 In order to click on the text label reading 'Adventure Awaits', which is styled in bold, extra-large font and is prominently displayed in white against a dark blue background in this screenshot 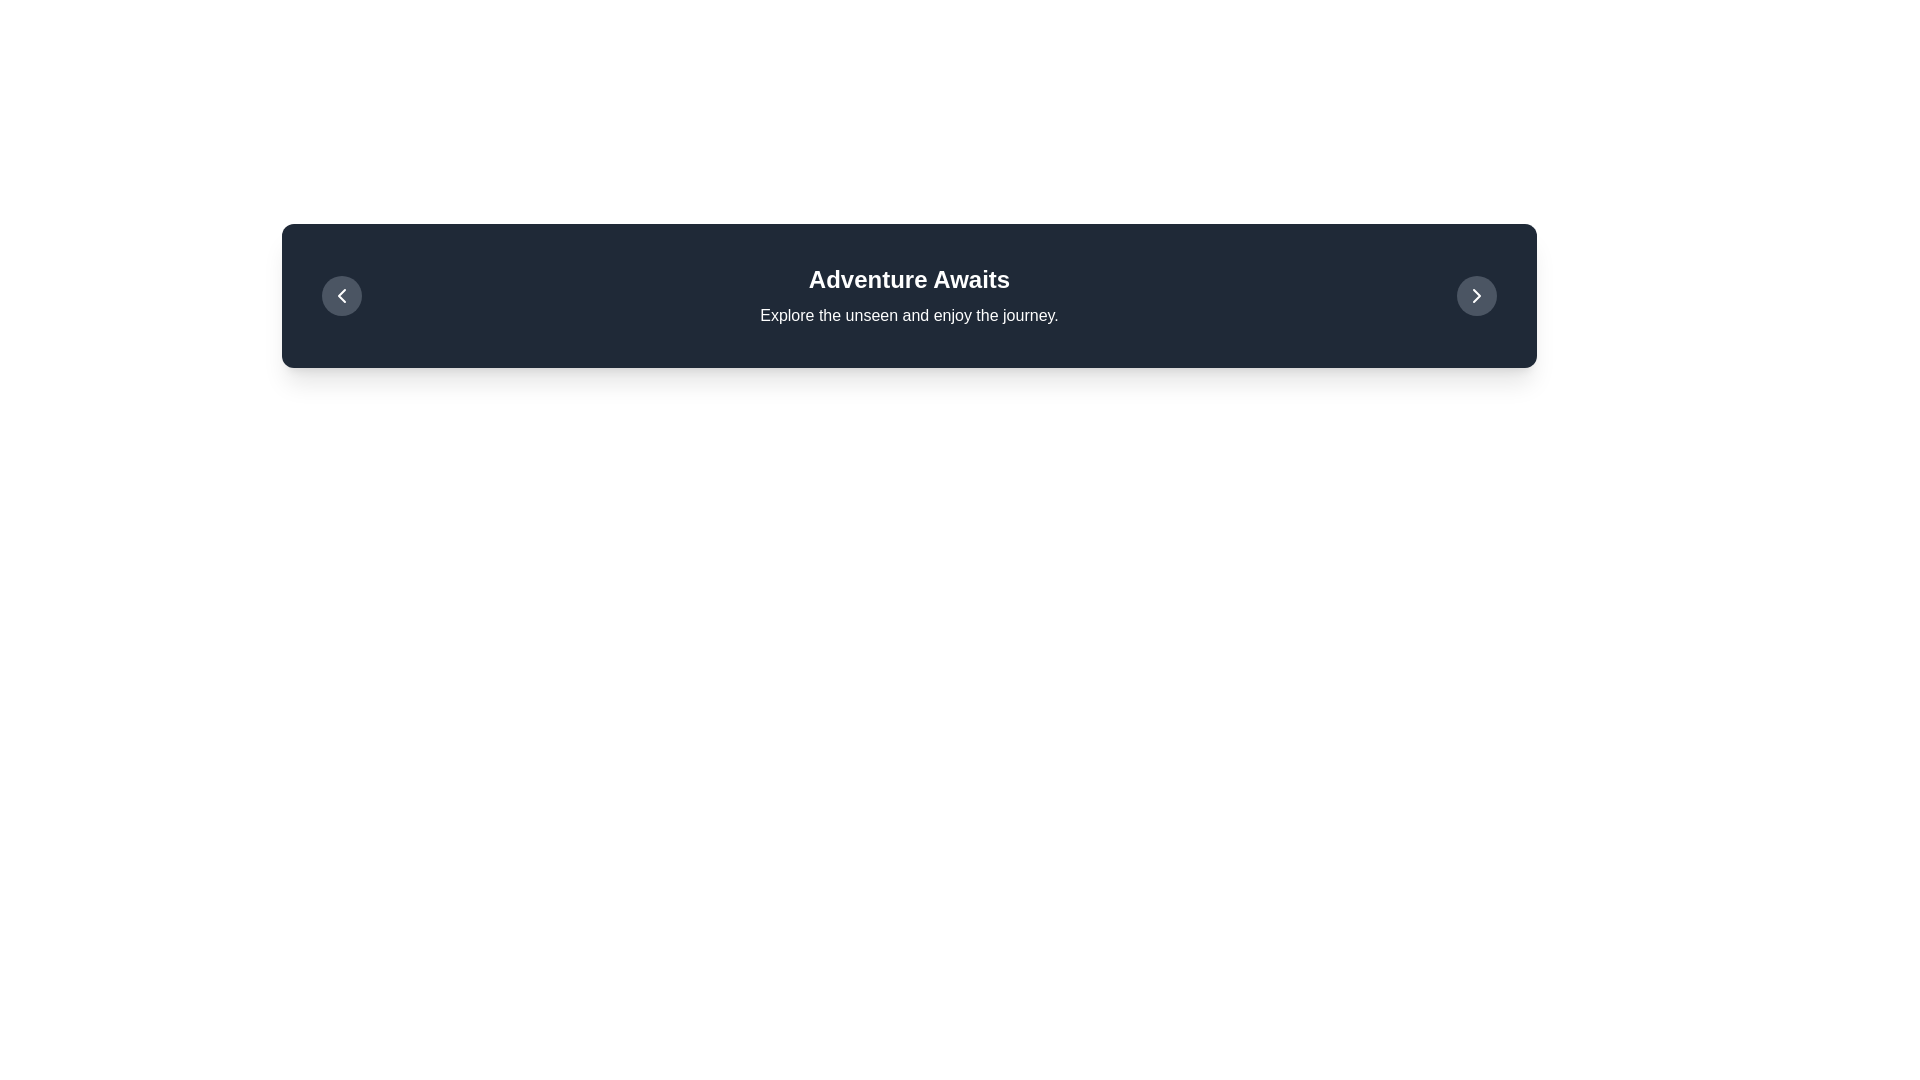, I will do `click(908, 280)`.